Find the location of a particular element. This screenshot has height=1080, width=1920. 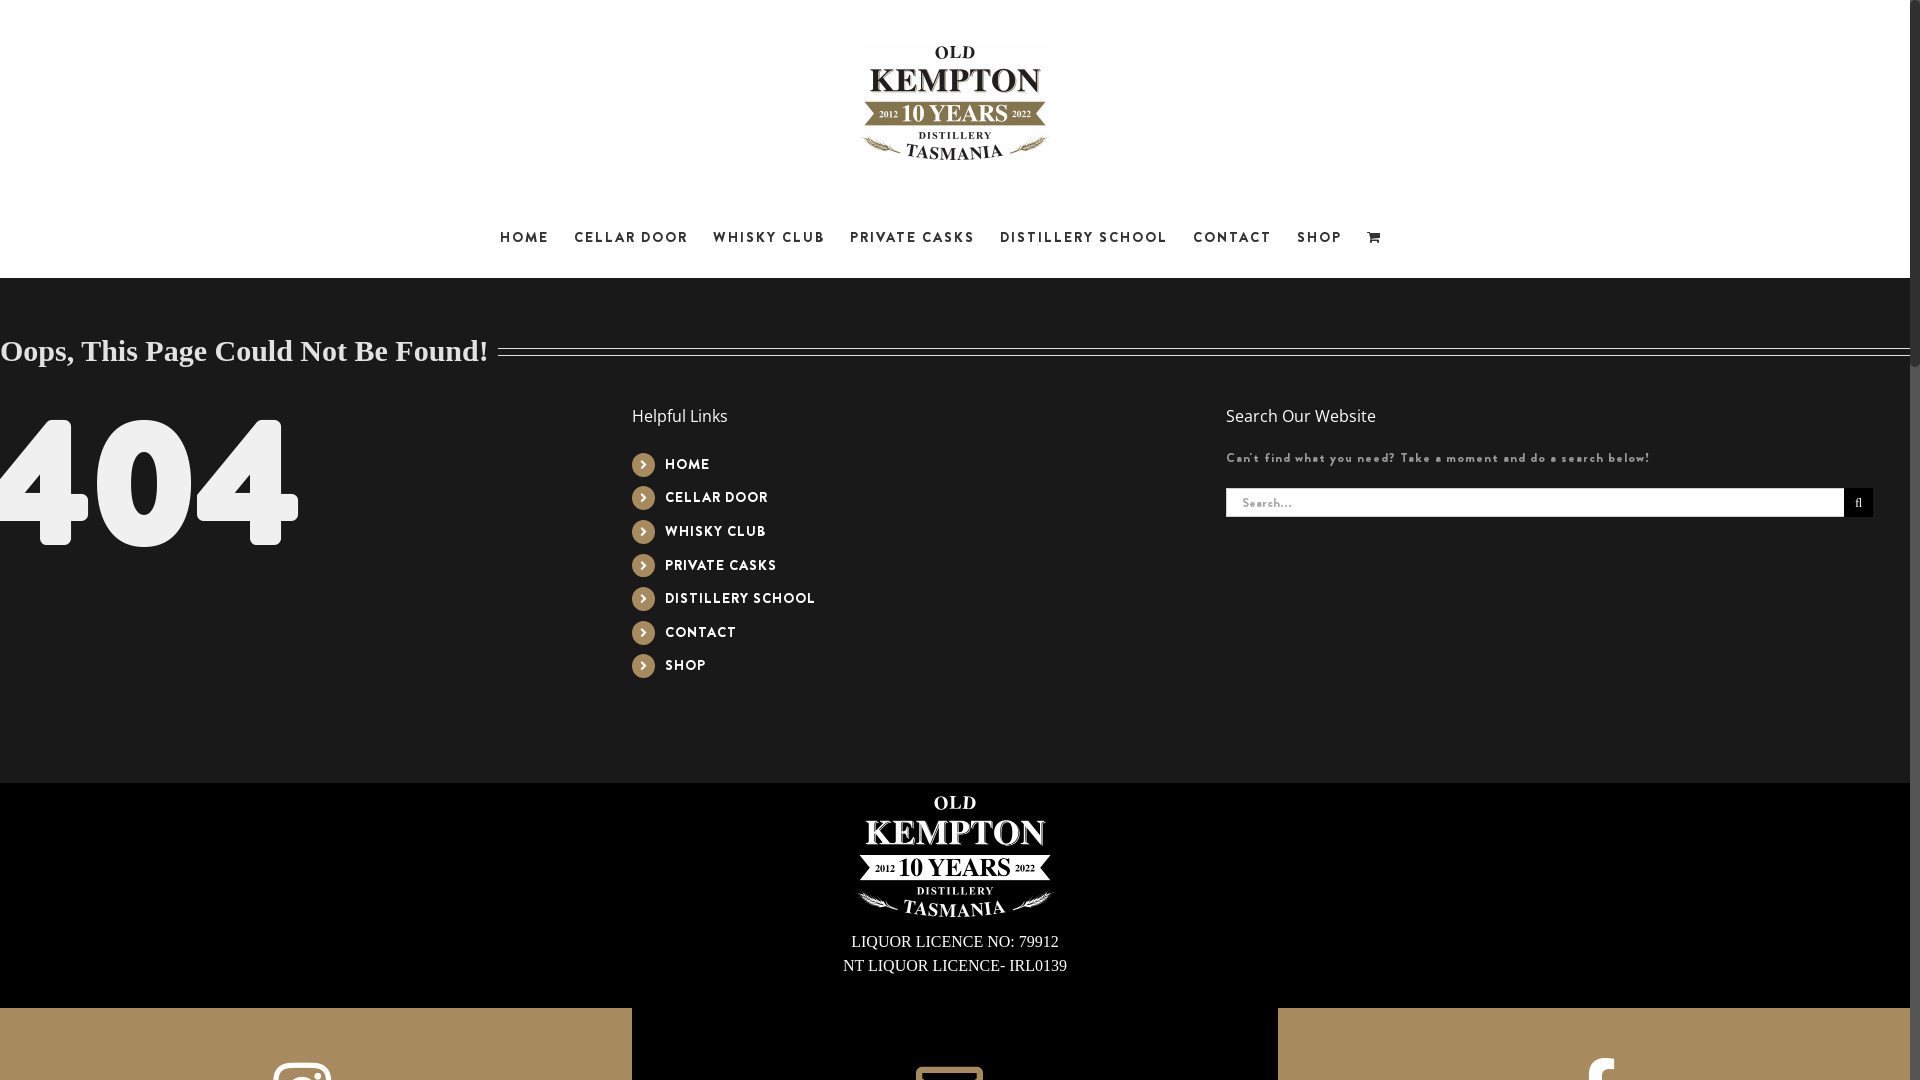

'HOME' is located at coordinates (524, 235).